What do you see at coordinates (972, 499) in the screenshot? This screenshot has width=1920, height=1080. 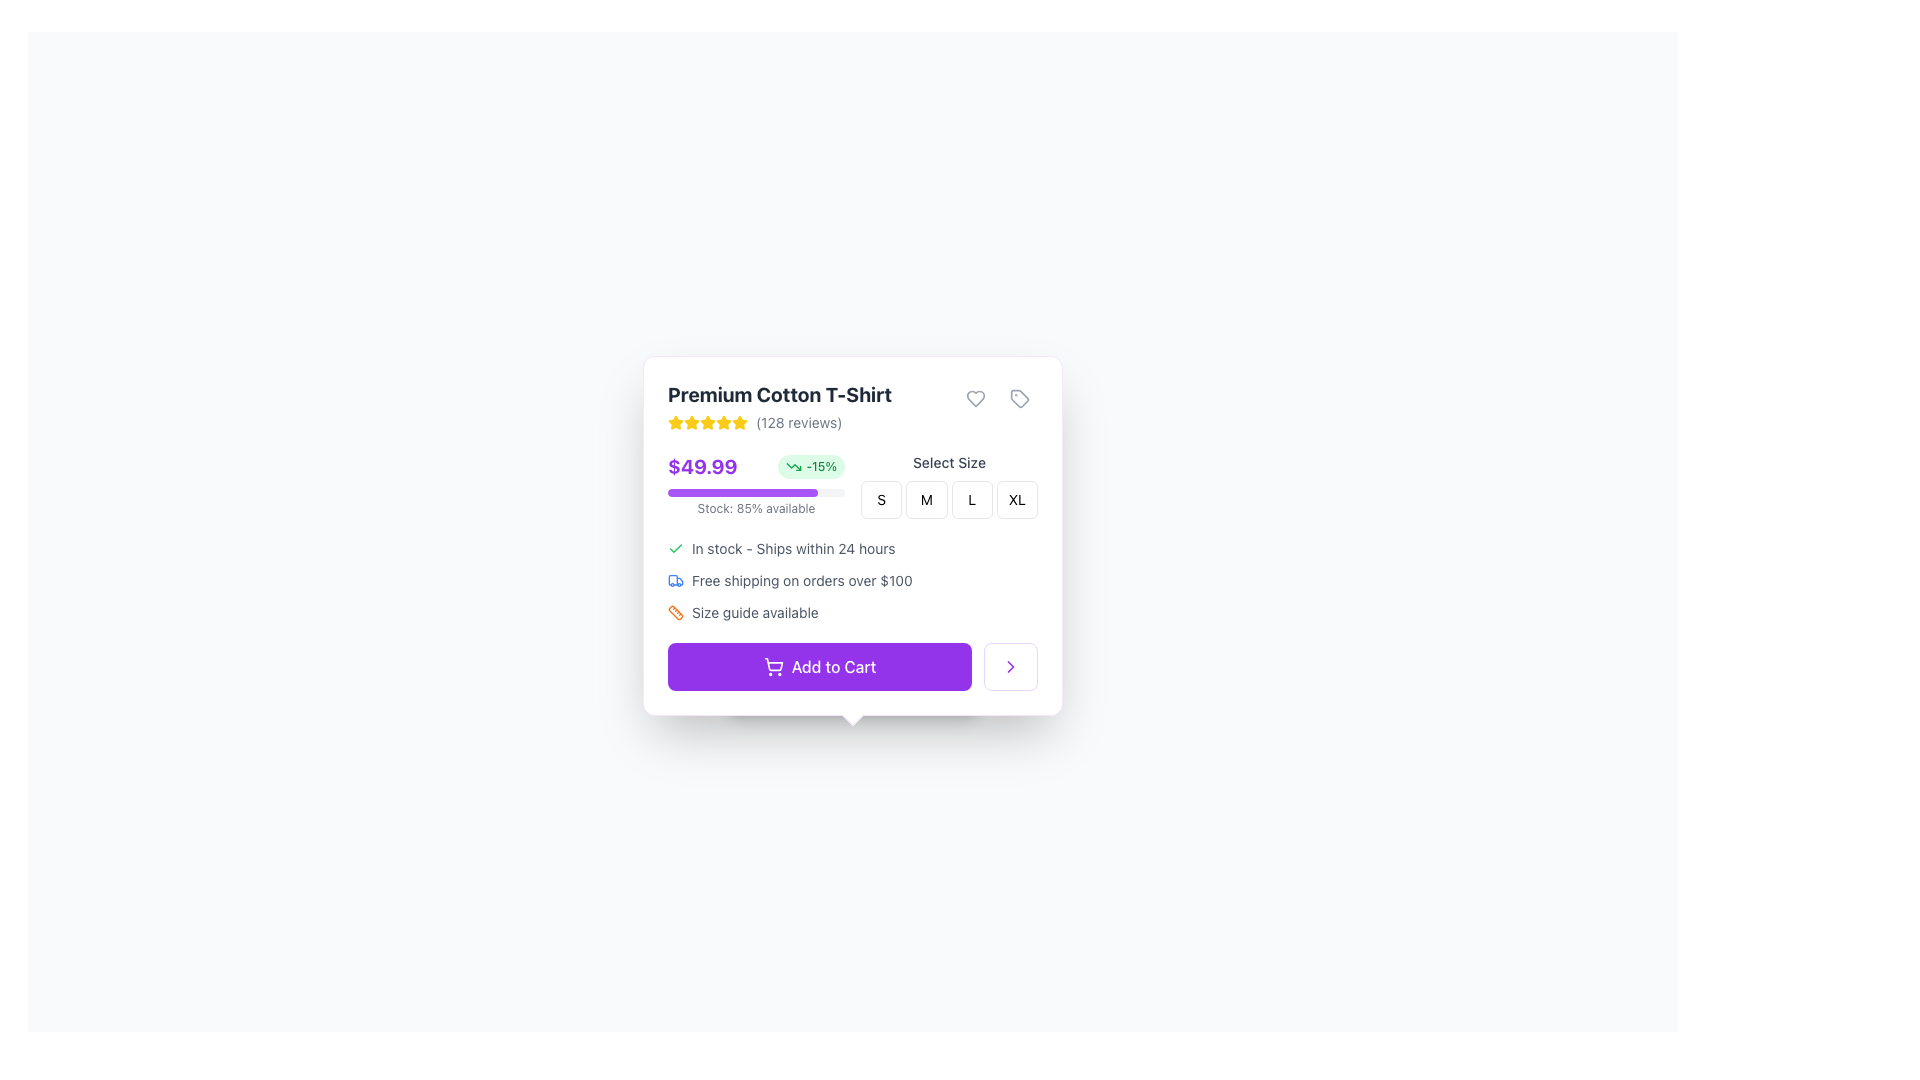 I see `the 'L' size button located in the 'Select Size' section, which is the third button in a group of four buttons labeled 'S', 'M', 'L', and 'XL'` at bounding box center [972, 499].